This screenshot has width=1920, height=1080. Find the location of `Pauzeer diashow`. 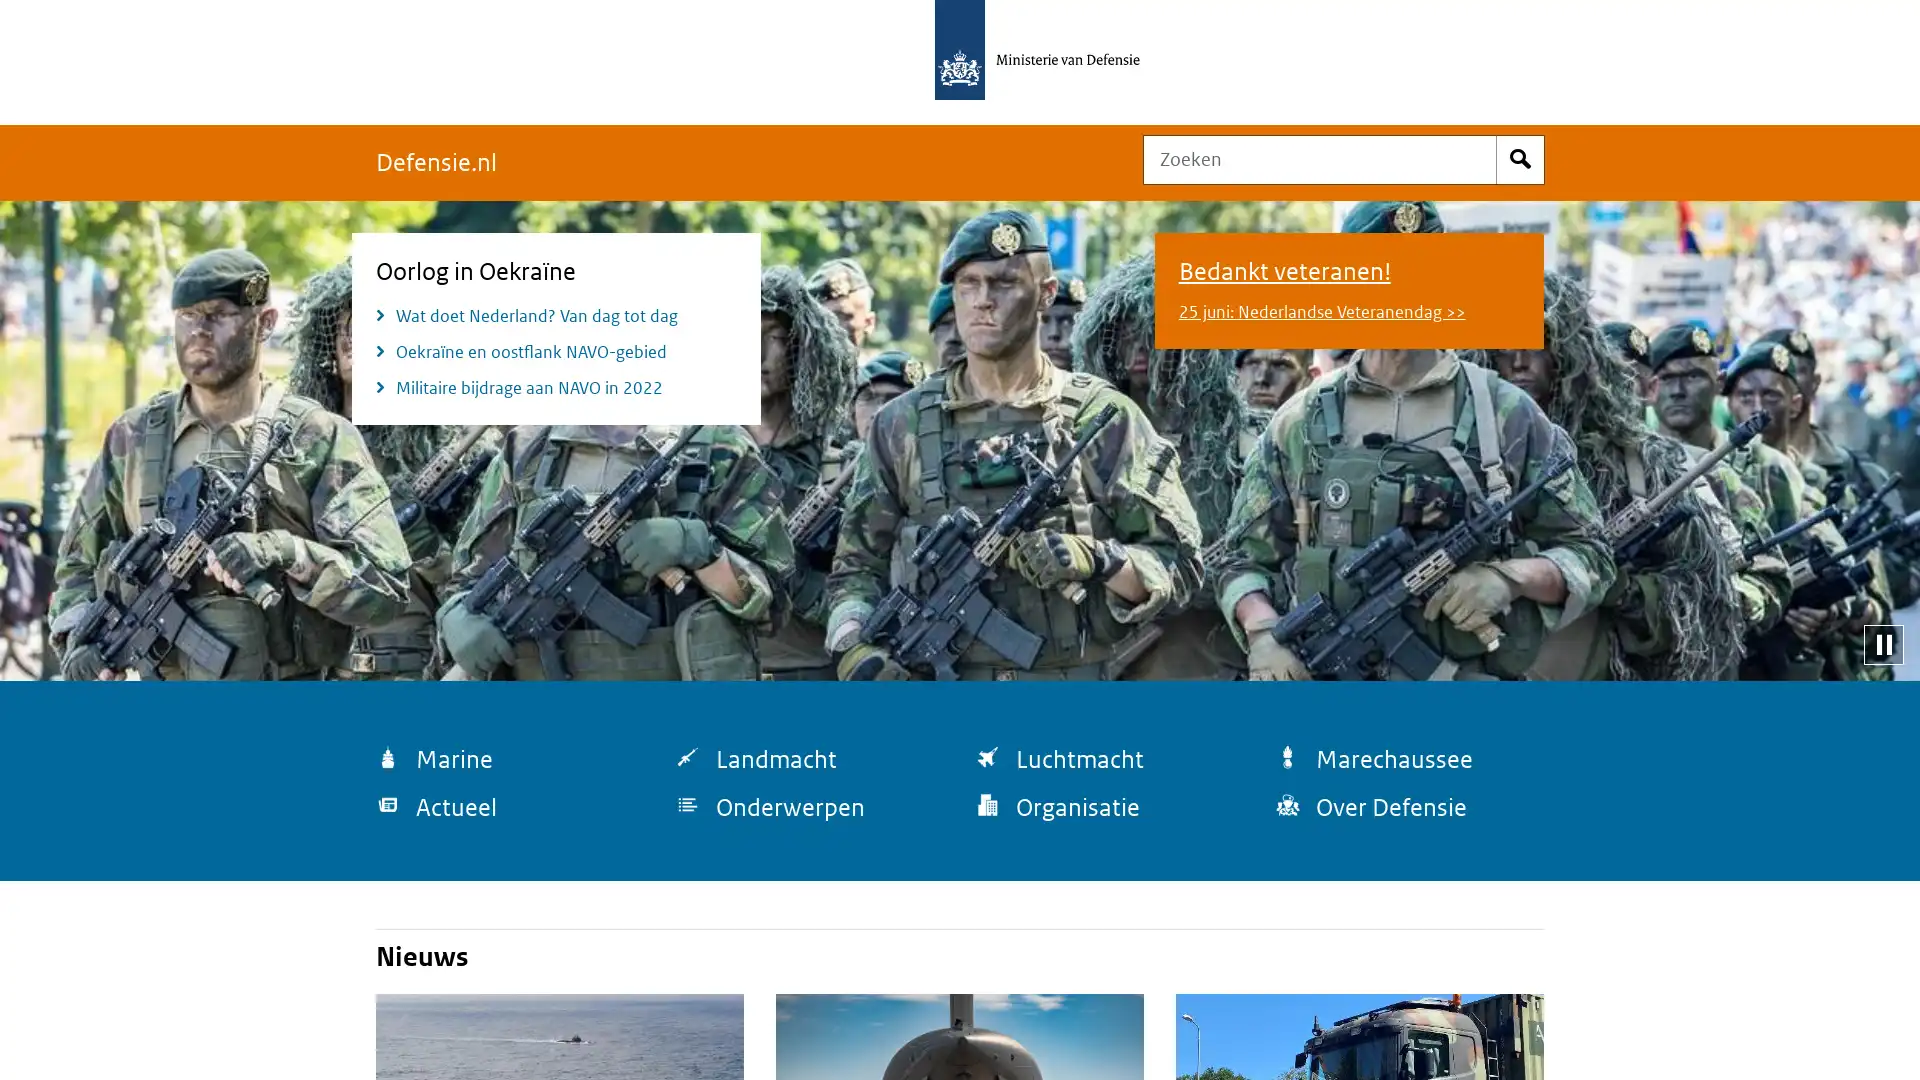

Pauzeer diashow is located at coordinates (1882, 644).